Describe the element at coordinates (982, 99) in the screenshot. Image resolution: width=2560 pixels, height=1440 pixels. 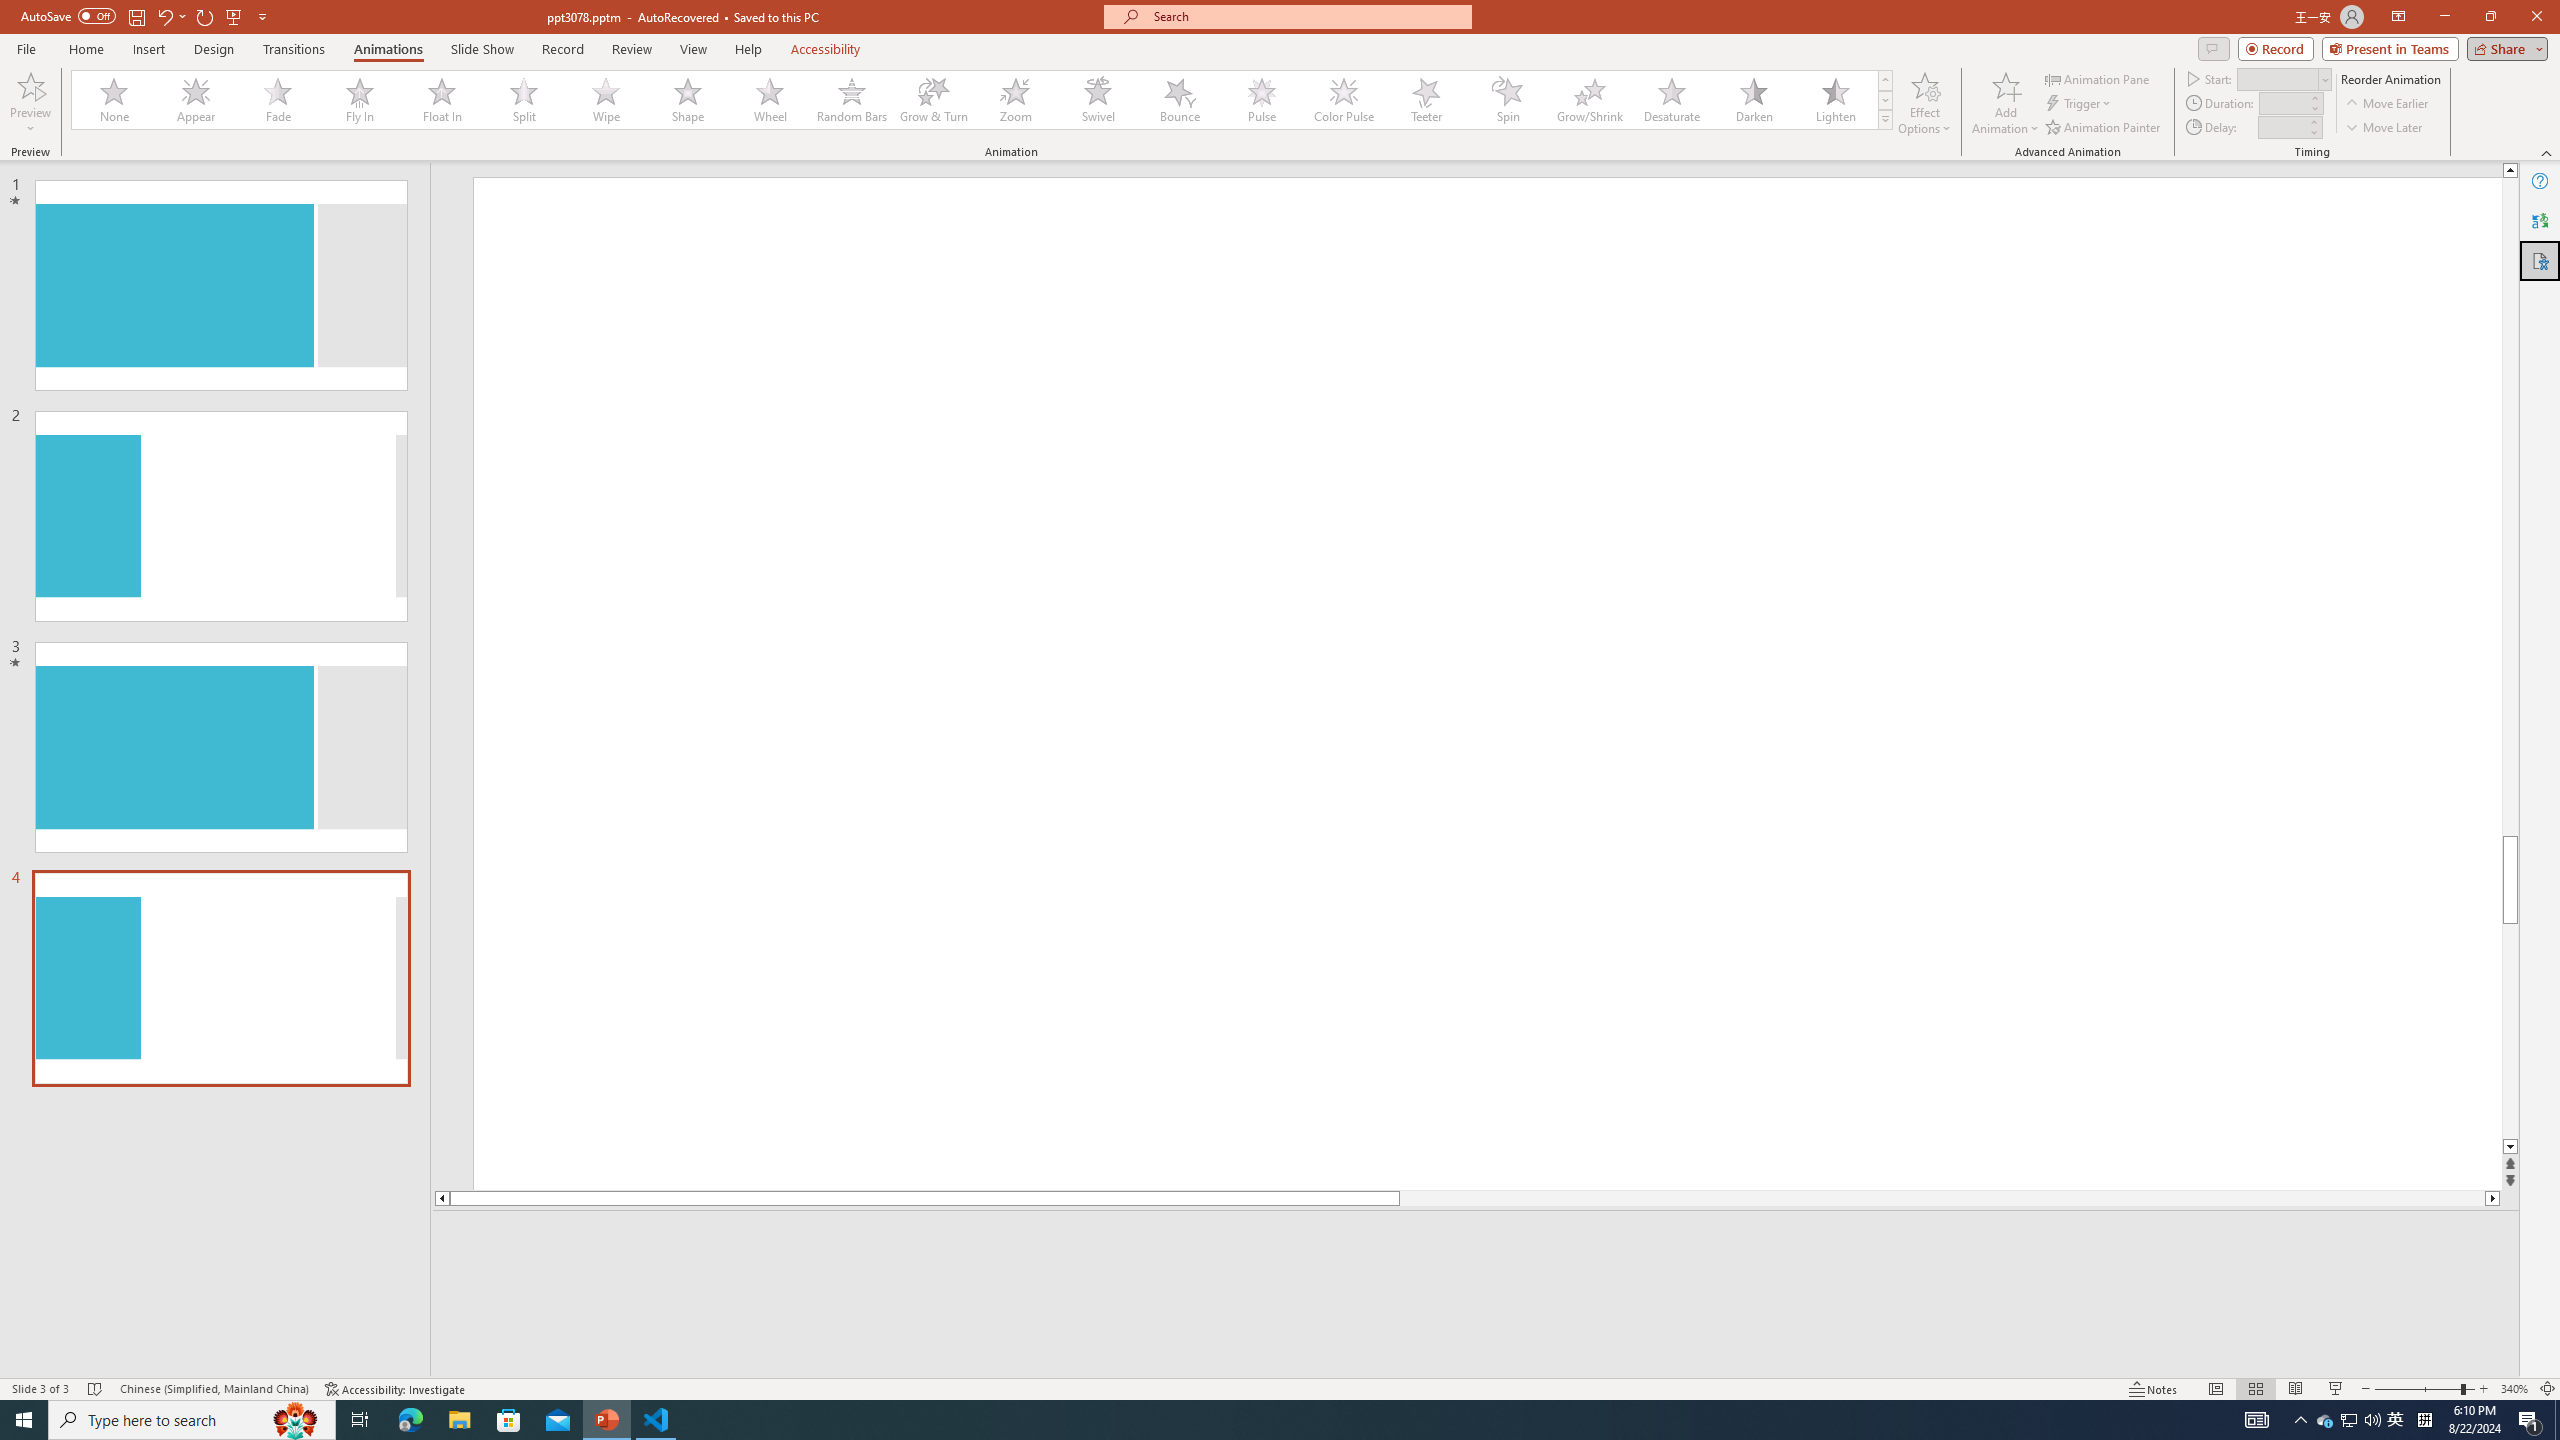
I see `'AutomationID: AnimationGallery'` at that location.